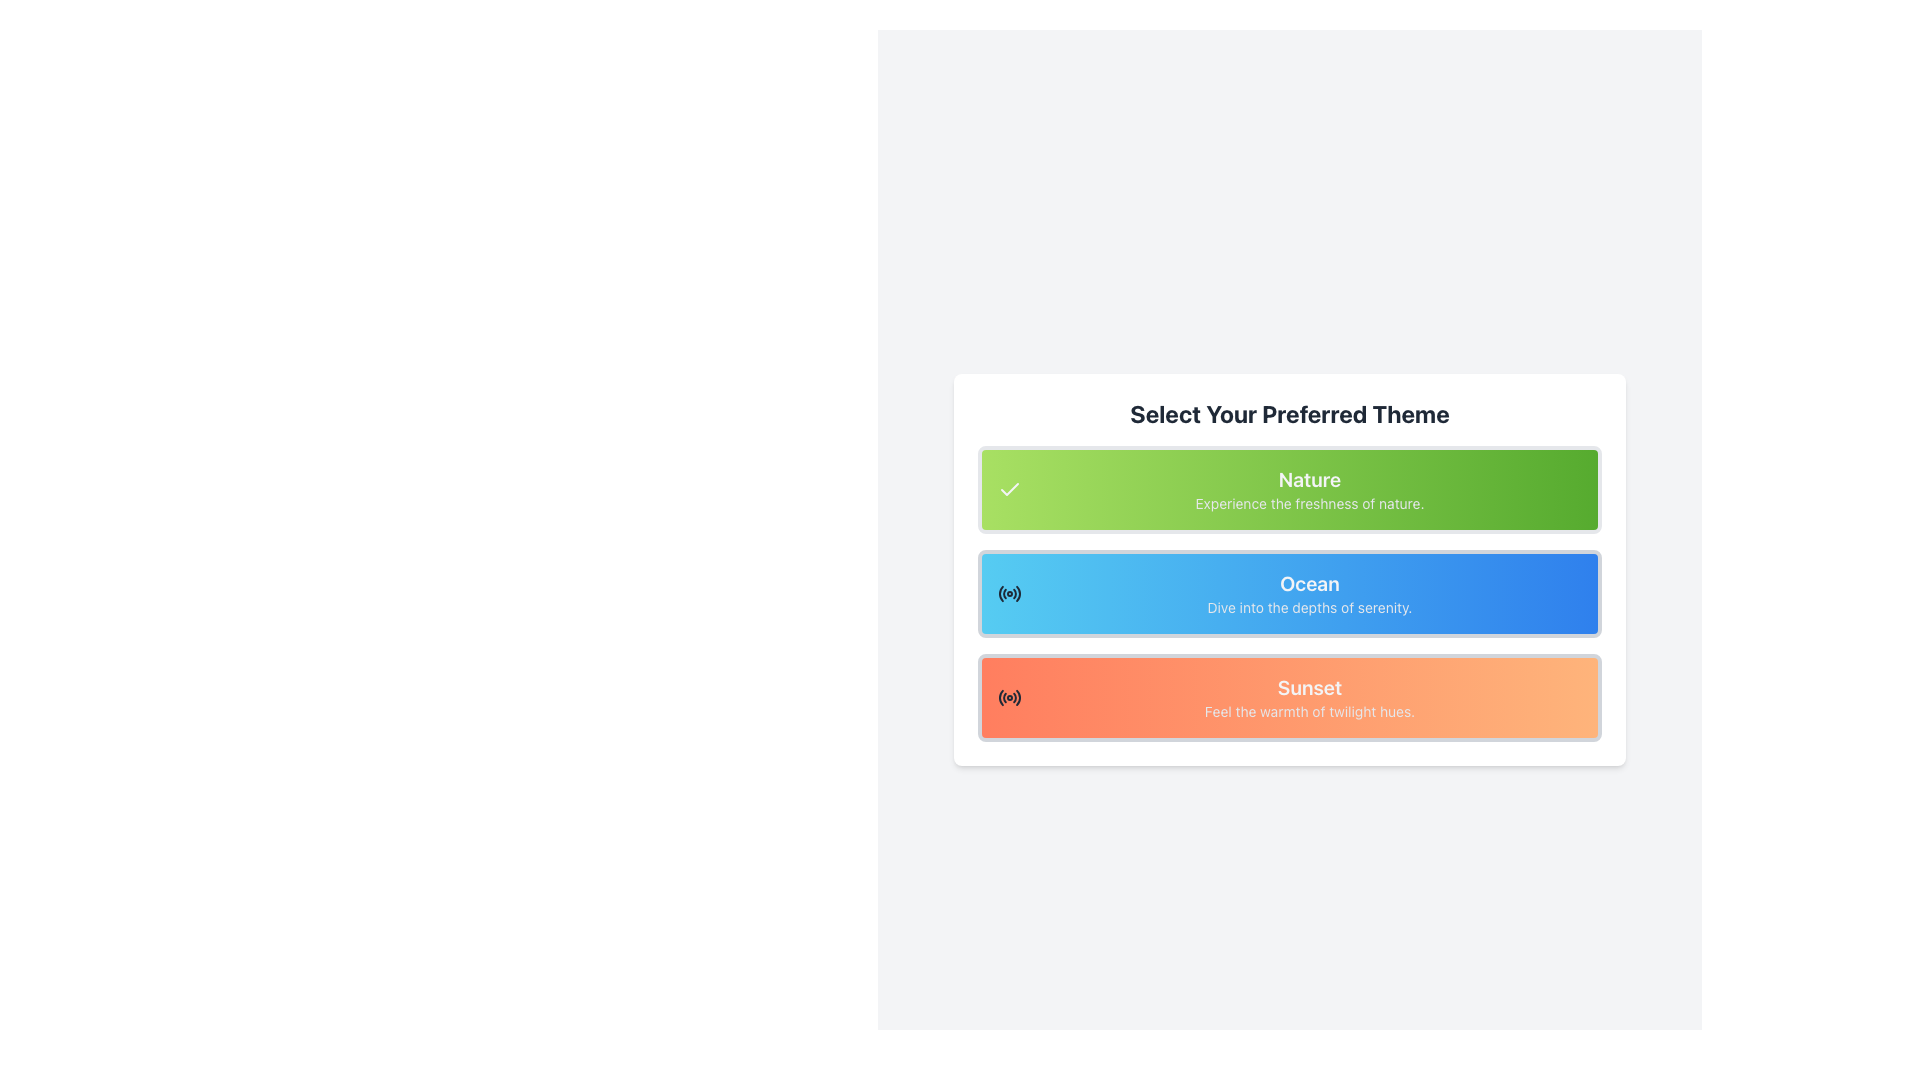 This screenshot has height=1080, width=1920. What do you see at coordinates (1310, 593) in the screenshot?
I see `the text block titled 'Ocean' with the subtitle 'Dive into the depths of serenity.' which is the second option in a vertical list of three options in the selection panel` at bounding box center [1310, 593].